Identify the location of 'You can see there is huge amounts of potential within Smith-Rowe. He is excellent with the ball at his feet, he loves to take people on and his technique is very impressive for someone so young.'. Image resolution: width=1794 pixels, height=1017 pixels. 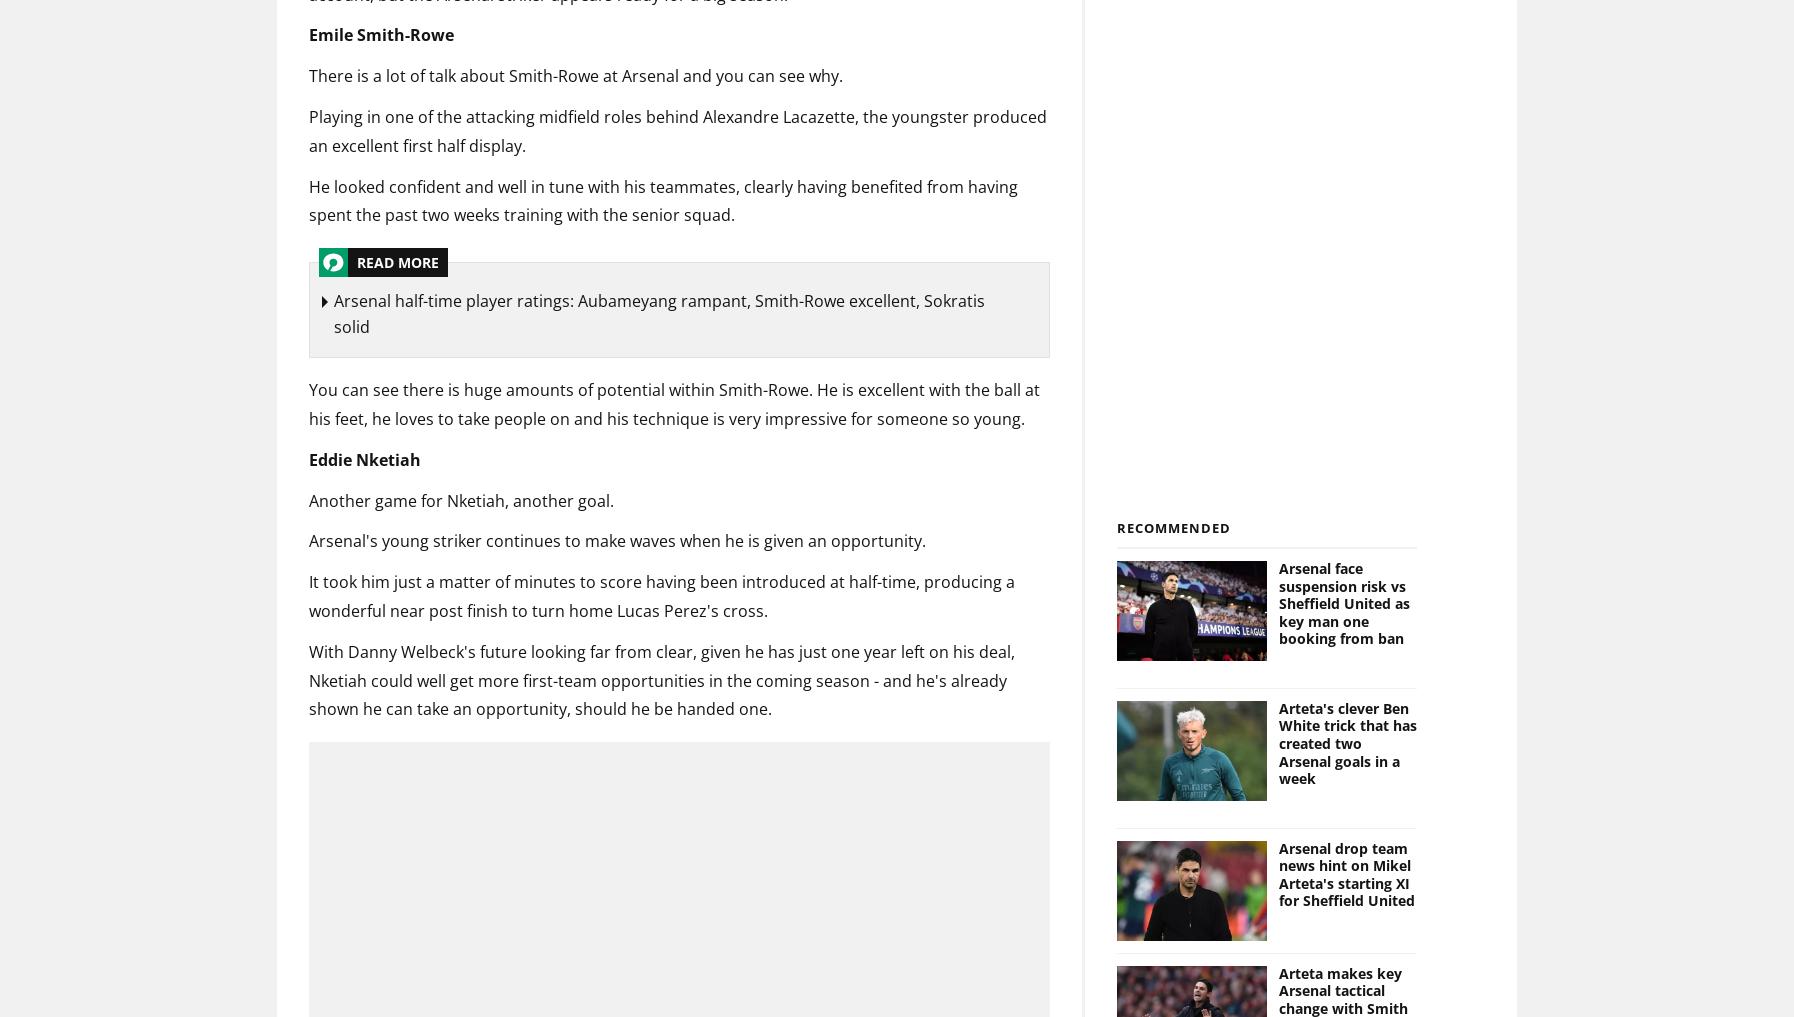
(307, 404).